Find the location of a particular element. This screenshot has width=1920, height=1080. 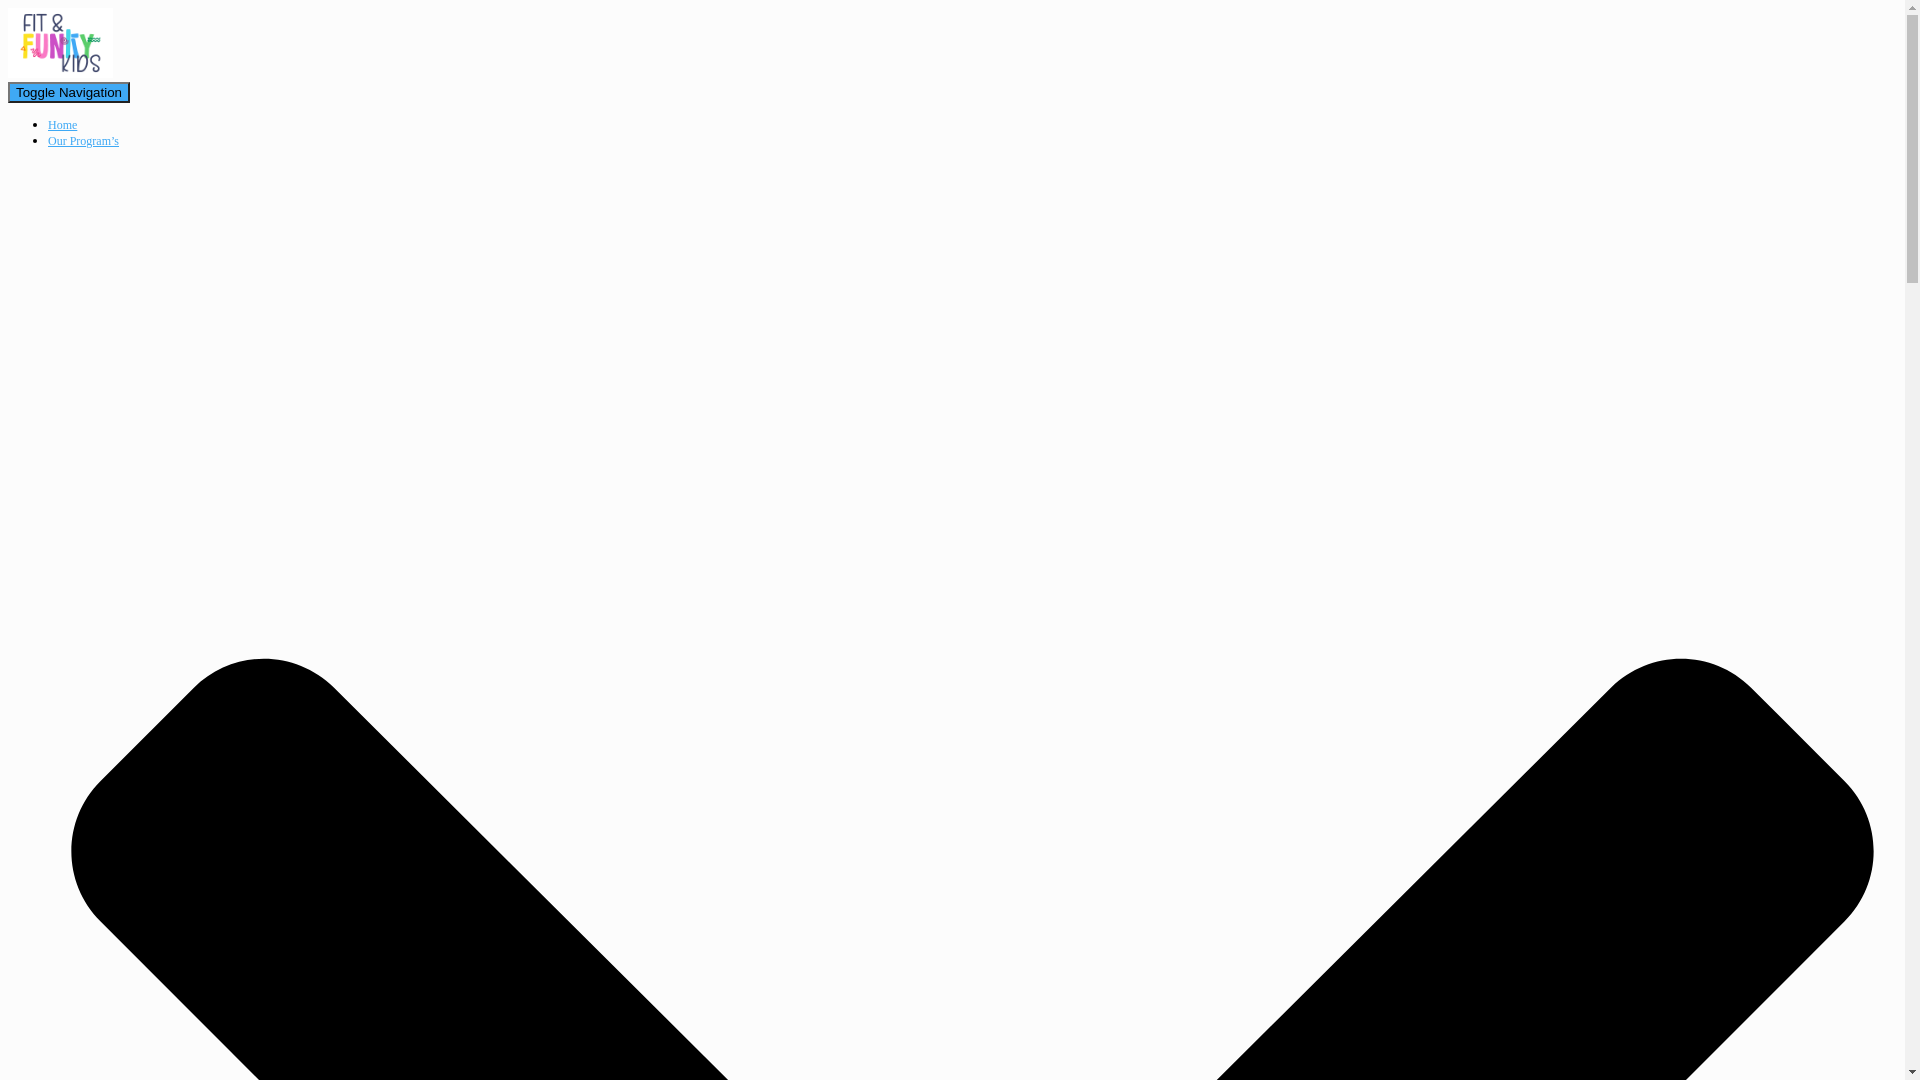

'Fit and Funky Kids' is located at coordinates (60, 72).